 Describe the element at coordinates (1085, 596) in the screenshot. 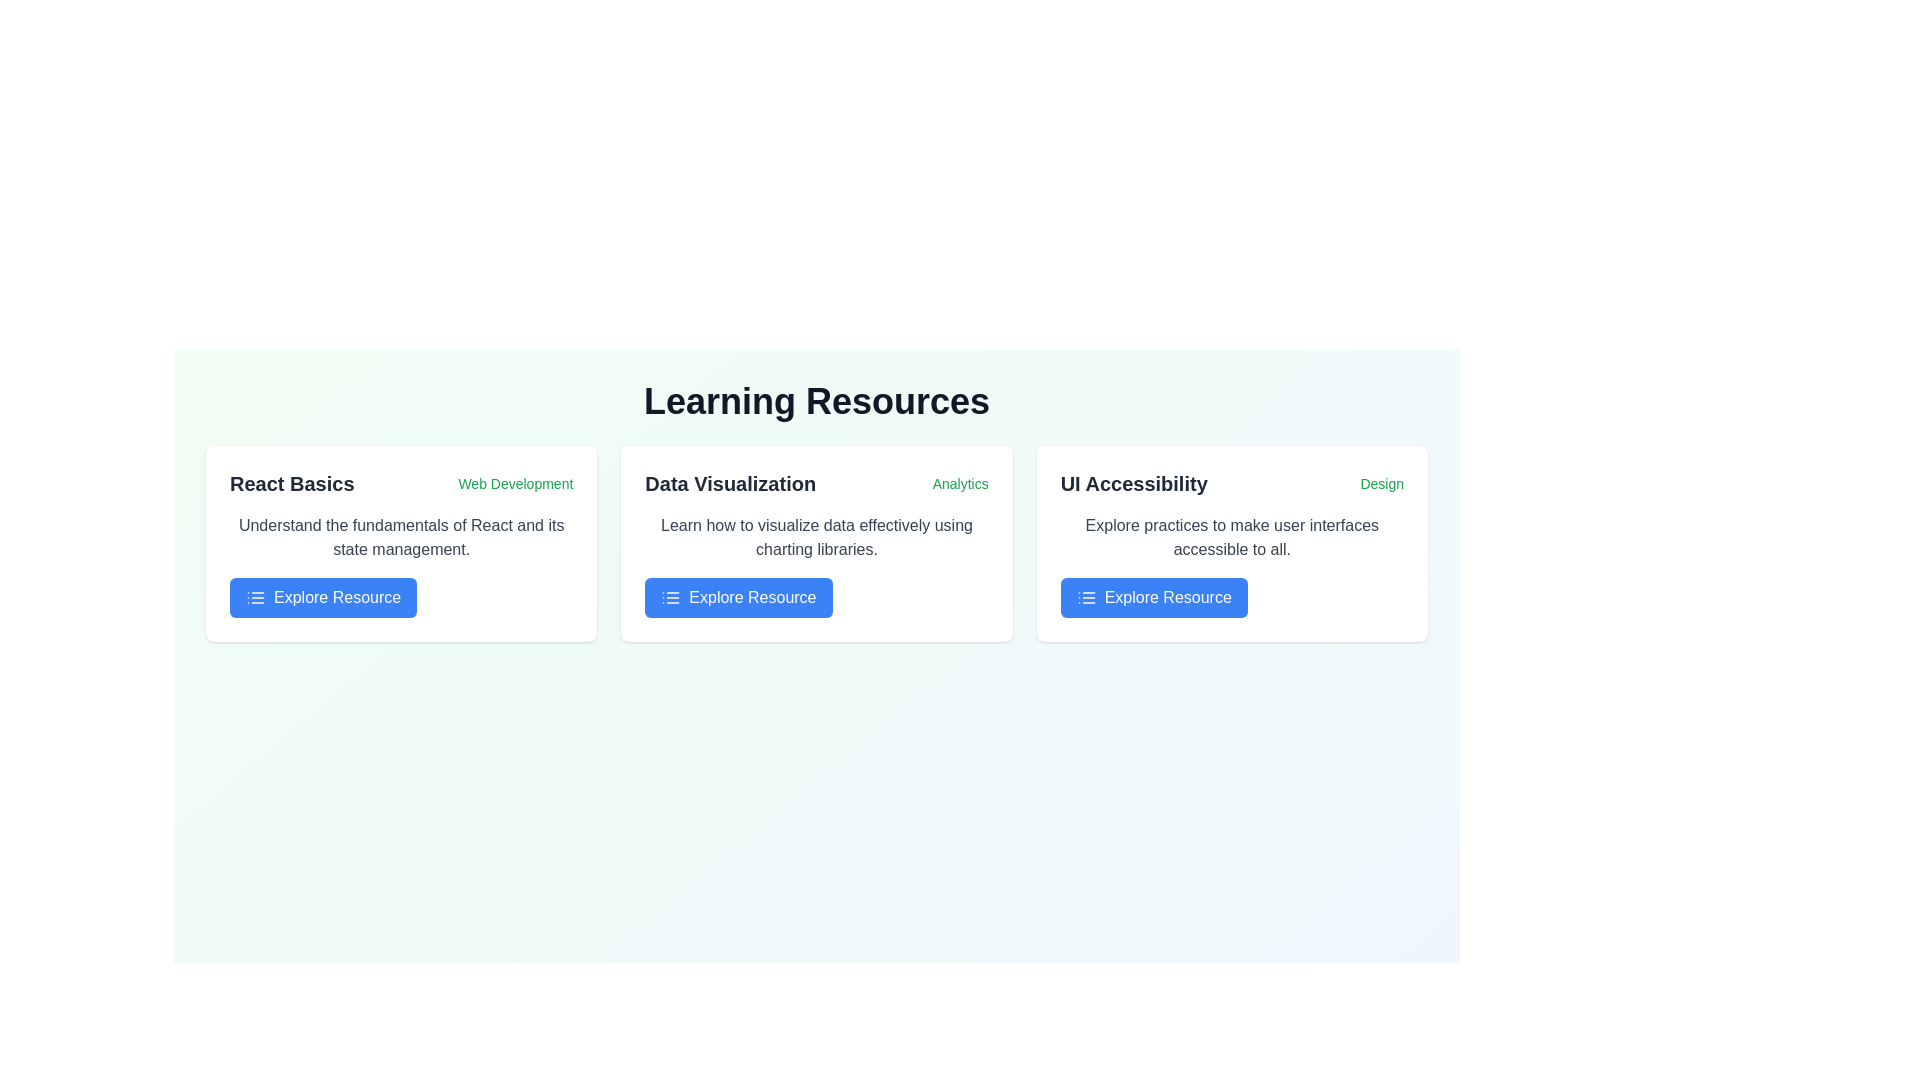

I see `the small icon resembling a three-line list with a blue background and white lines, located within the 'Explore Resource' button in the 'UI Accessibility' section of the third card` at that location.